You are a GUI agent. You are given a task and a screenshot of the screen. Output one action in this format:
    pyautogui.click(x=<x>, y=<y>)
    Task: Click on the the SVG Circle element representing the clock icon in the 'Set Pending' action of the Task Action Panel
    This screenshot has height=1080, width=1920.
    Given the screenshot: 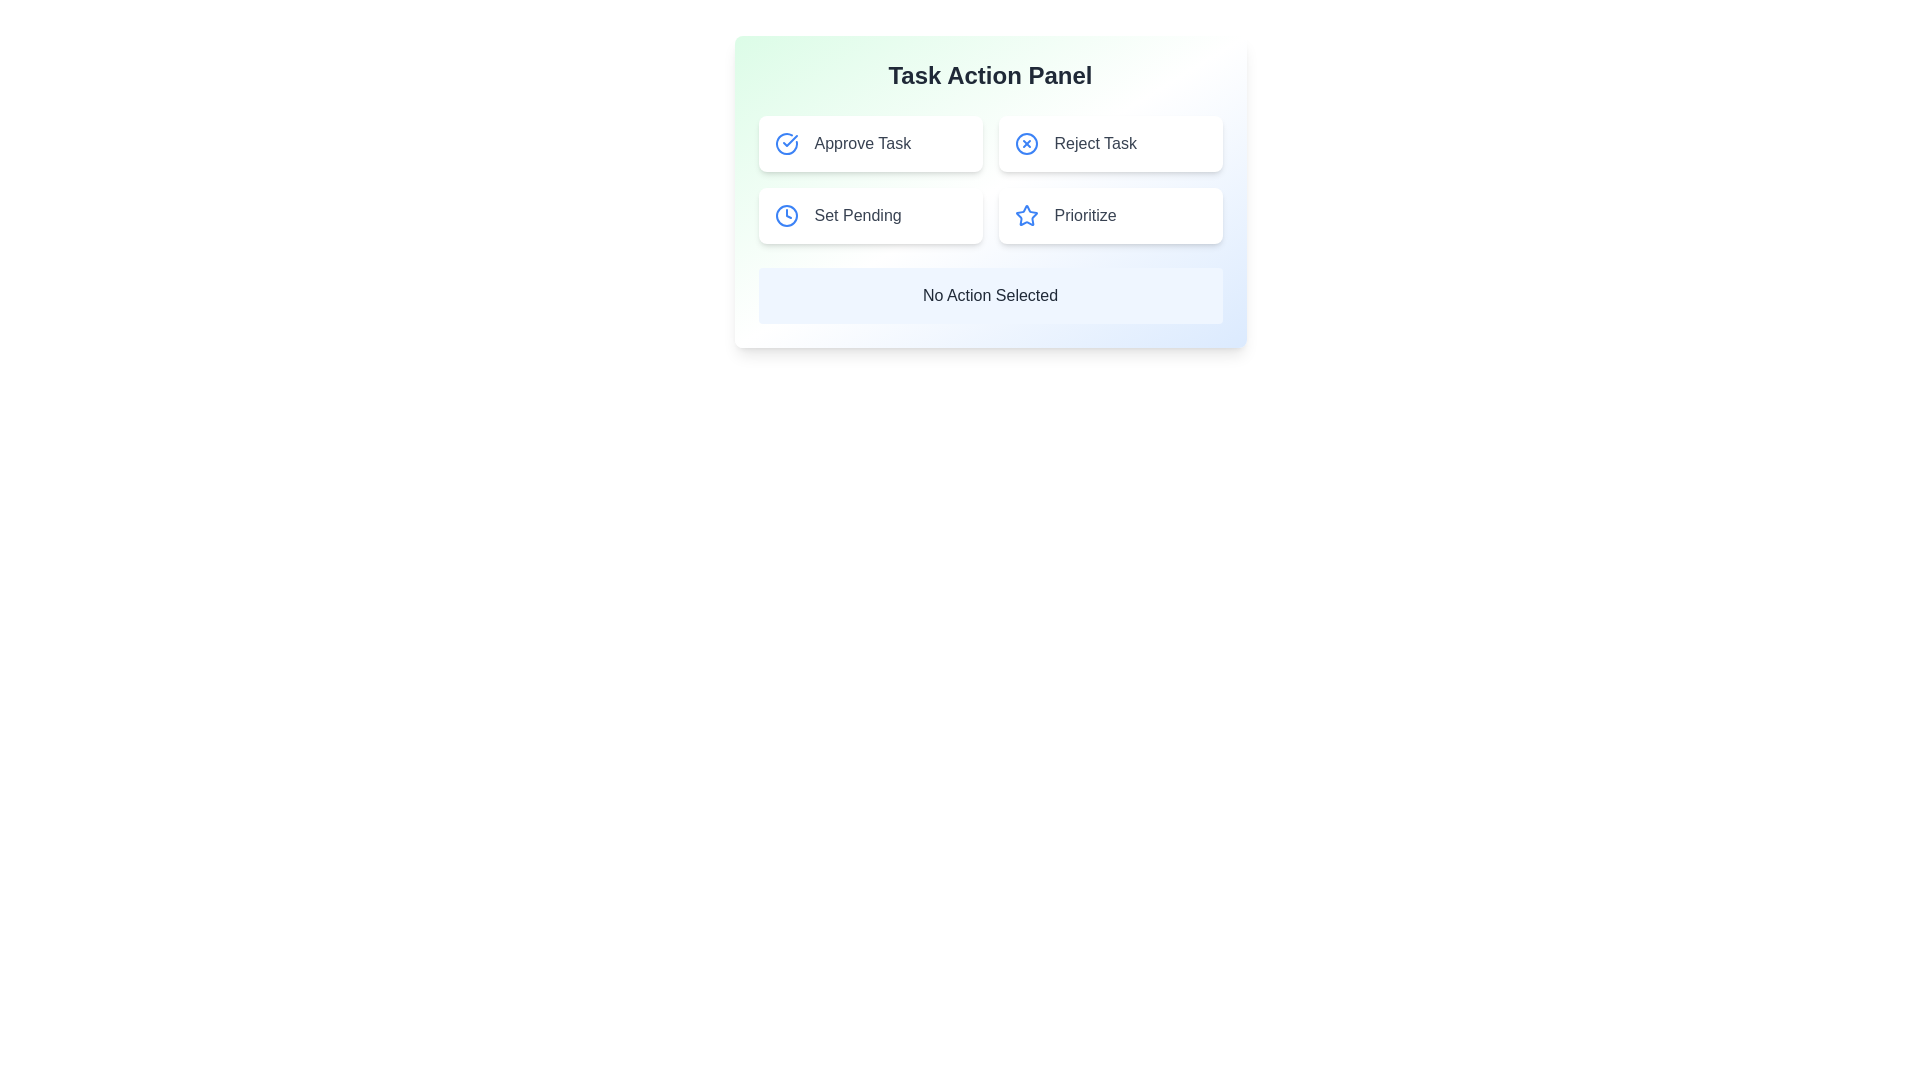 What is the action you would take?
    pyautogui.click(x=785, y=216)
    